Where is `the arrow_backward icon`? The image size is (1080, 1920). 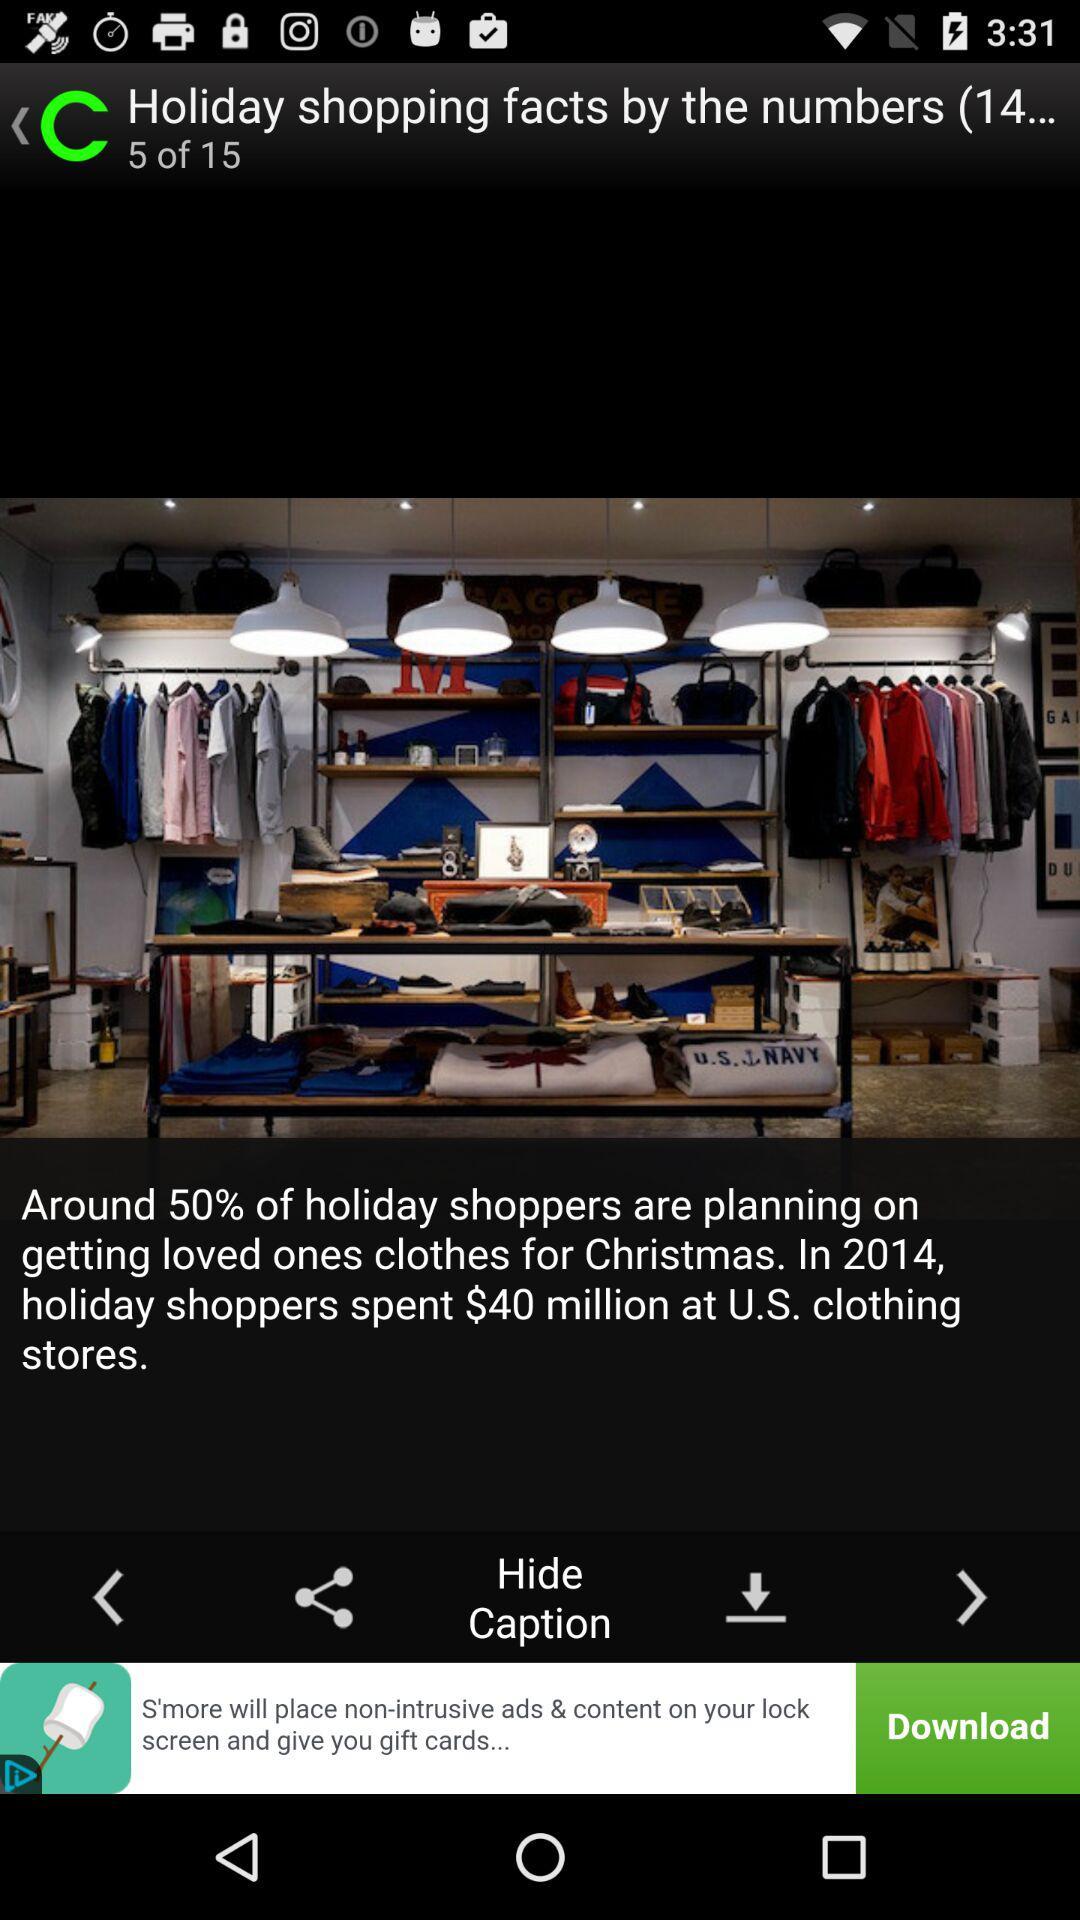
the arrow_backward icon is located at coordinates (108, 1708).